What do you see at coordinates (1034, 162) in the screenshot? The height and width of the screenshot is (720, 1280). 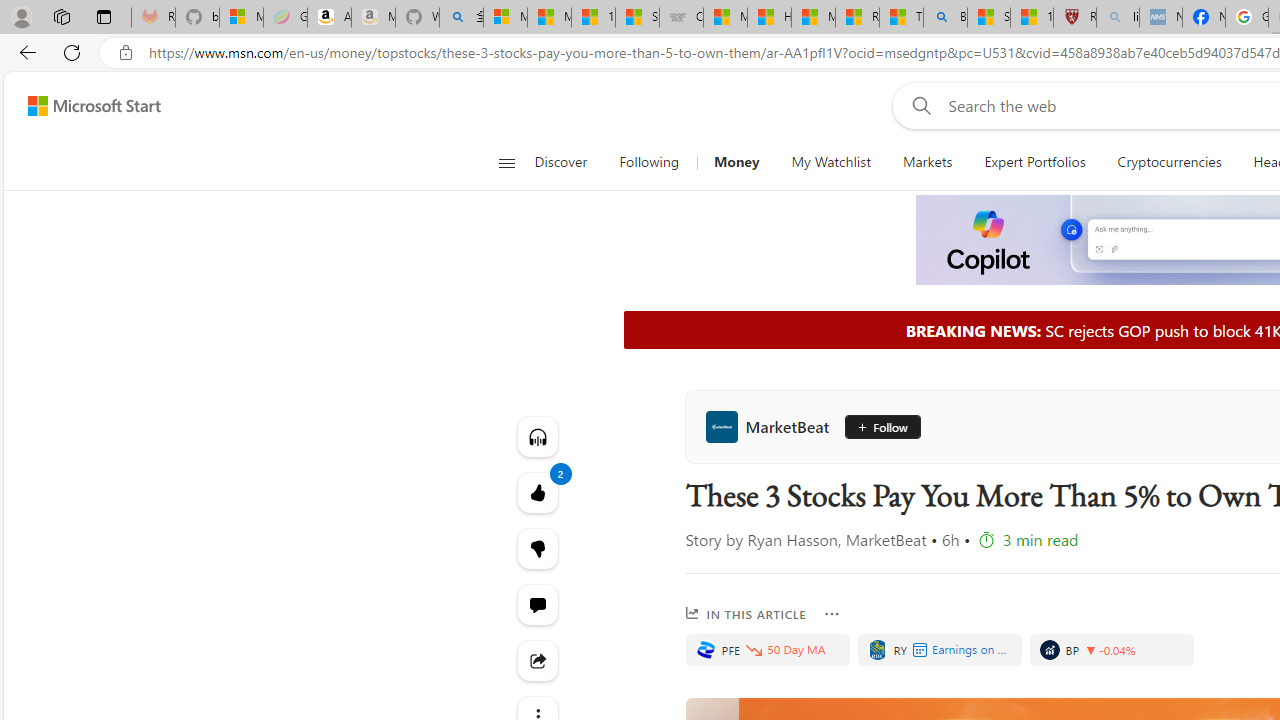 I see `'Expert Portfolios'` at bounding box center [1034, 162].